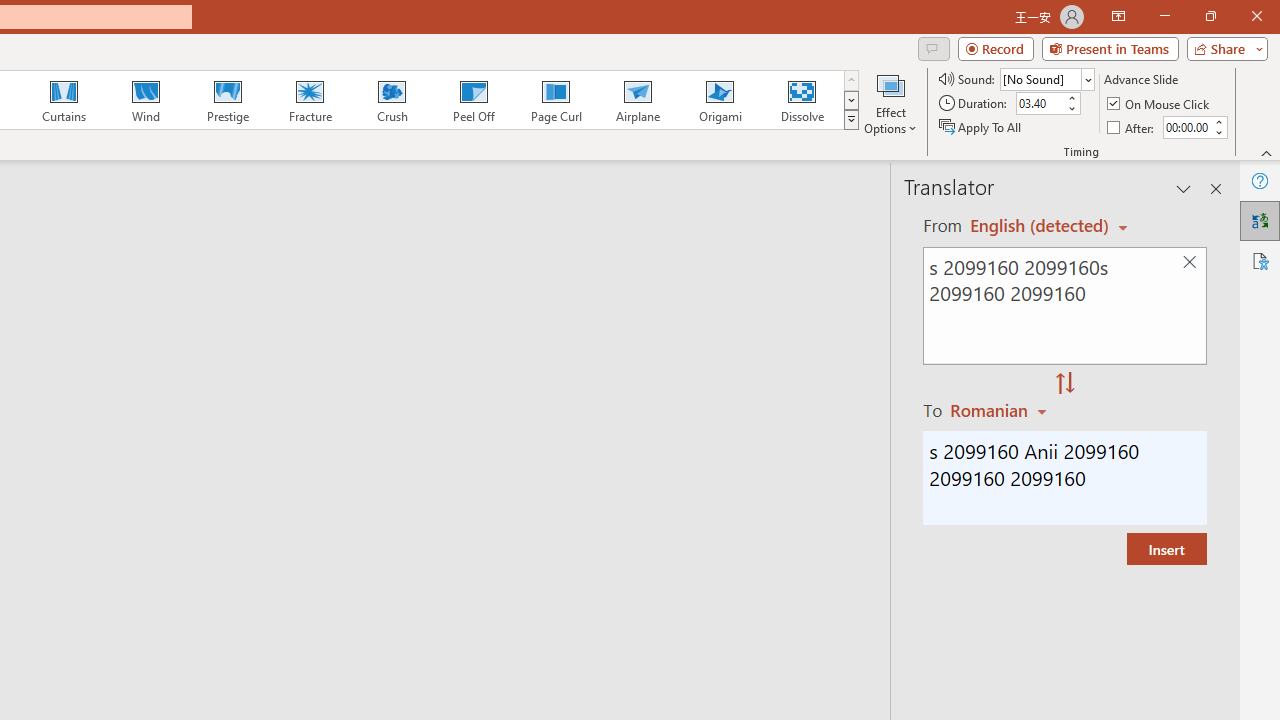  I want to click on 'Page Curl', so click(555, 100).